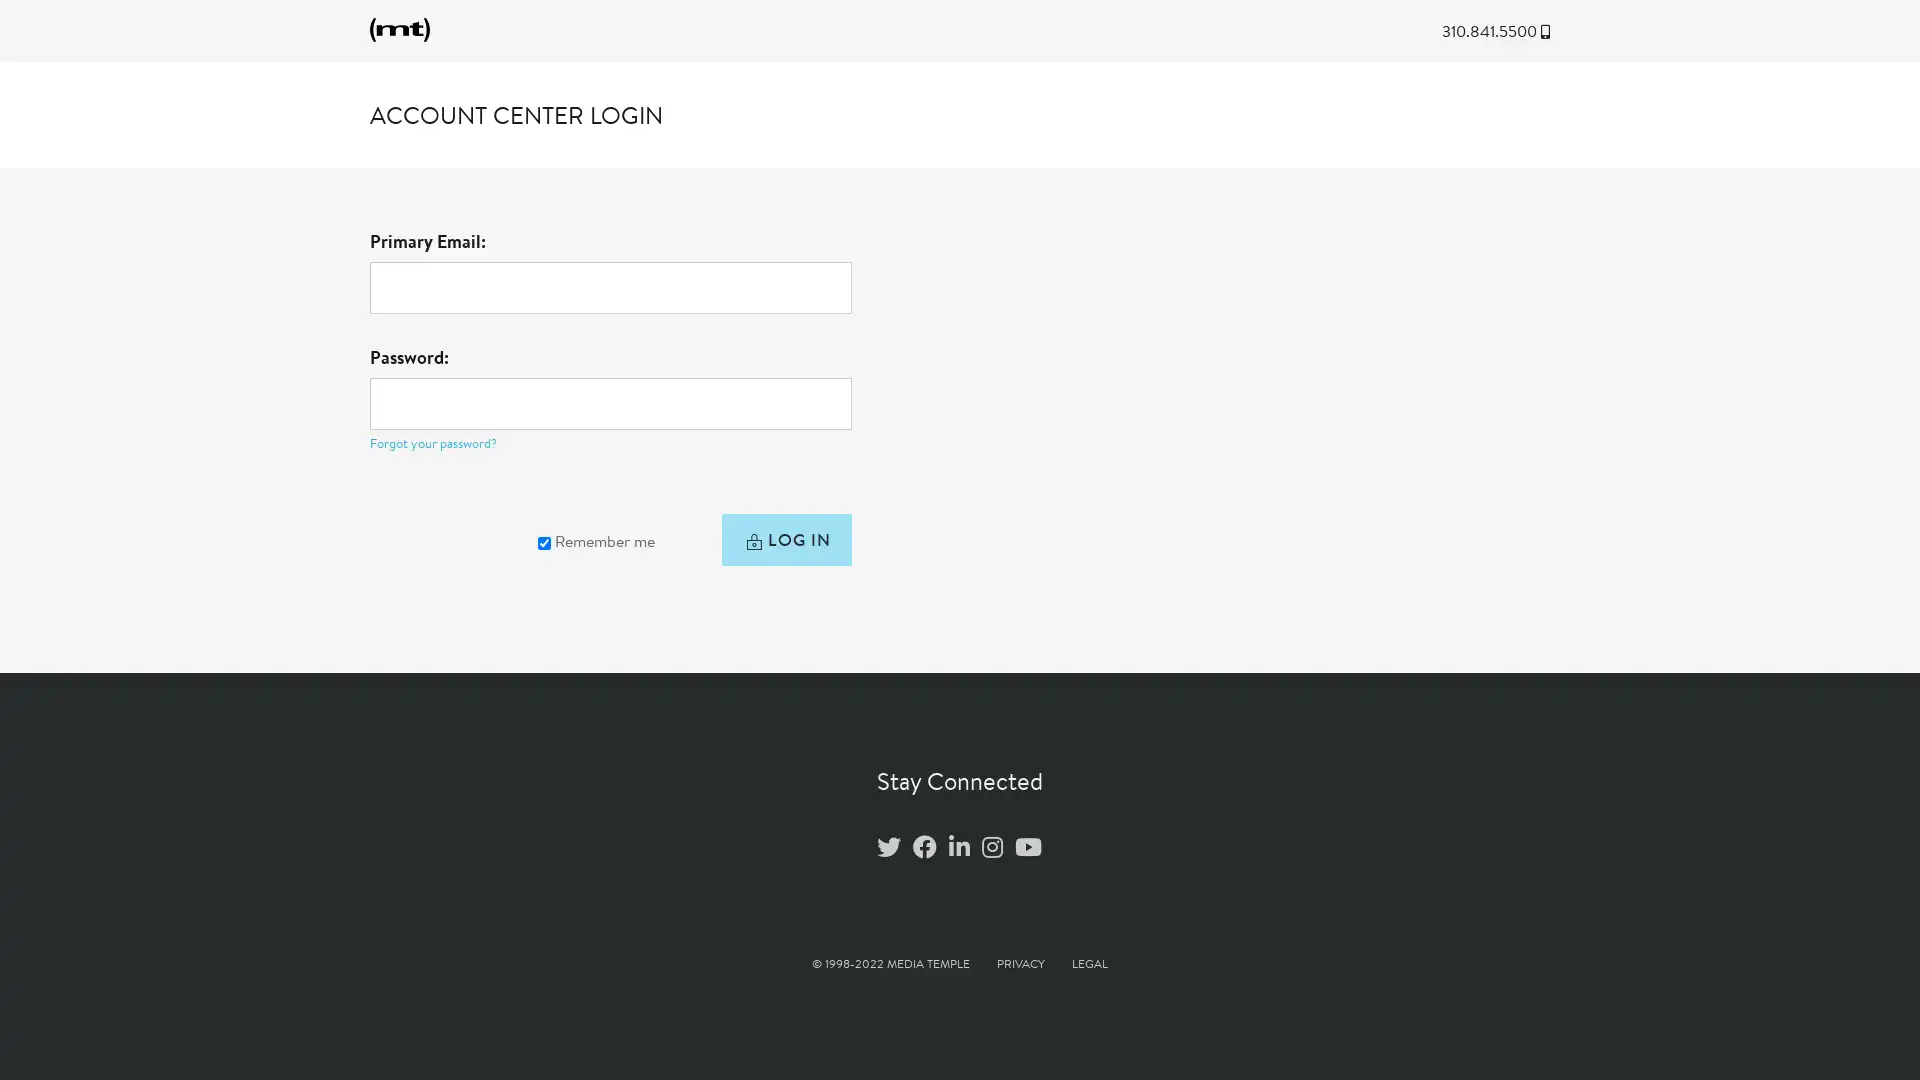 The height and width of the screenshot is (1080, 1920). What do you see at coordinates (782, 544) in the screenshot?
I see `LOG IN` at bounding box center [782, 544].